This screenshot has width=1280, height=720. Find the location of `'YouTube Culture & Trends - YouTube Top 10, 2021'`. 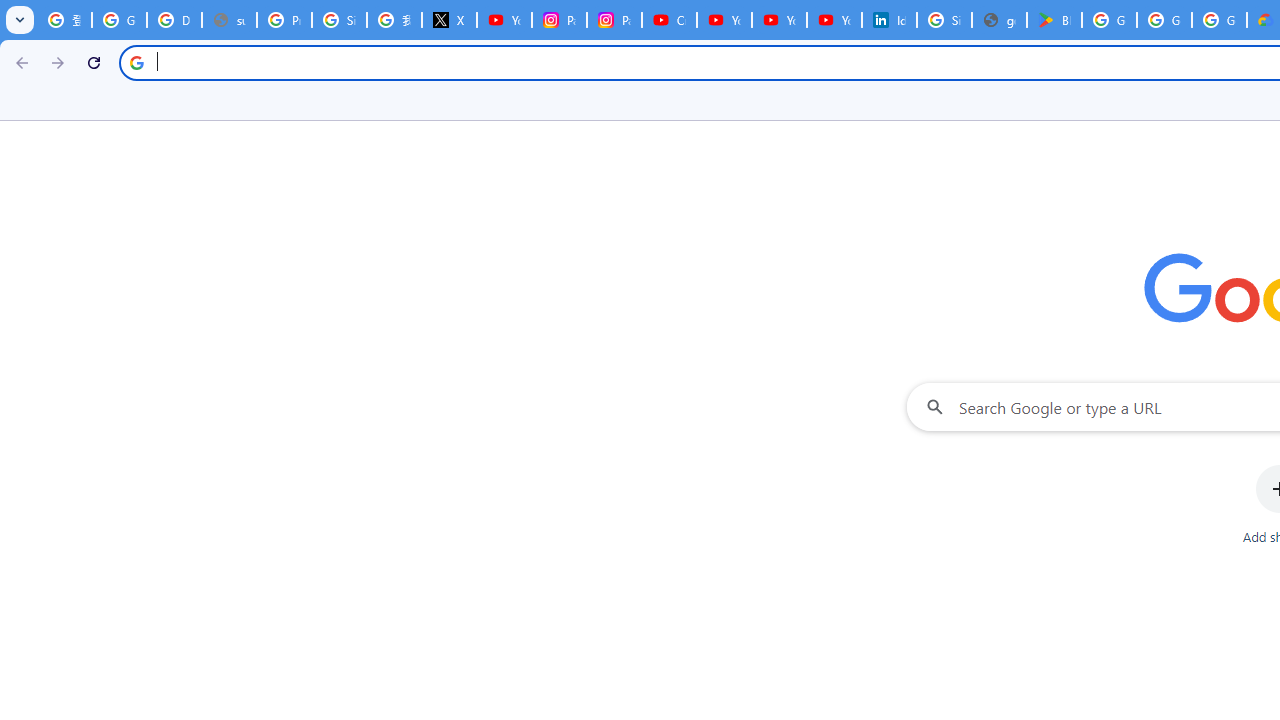

'YouTube Culture & Trends - YouTube Top 10, 2021' is located at coordinates (778, 20).